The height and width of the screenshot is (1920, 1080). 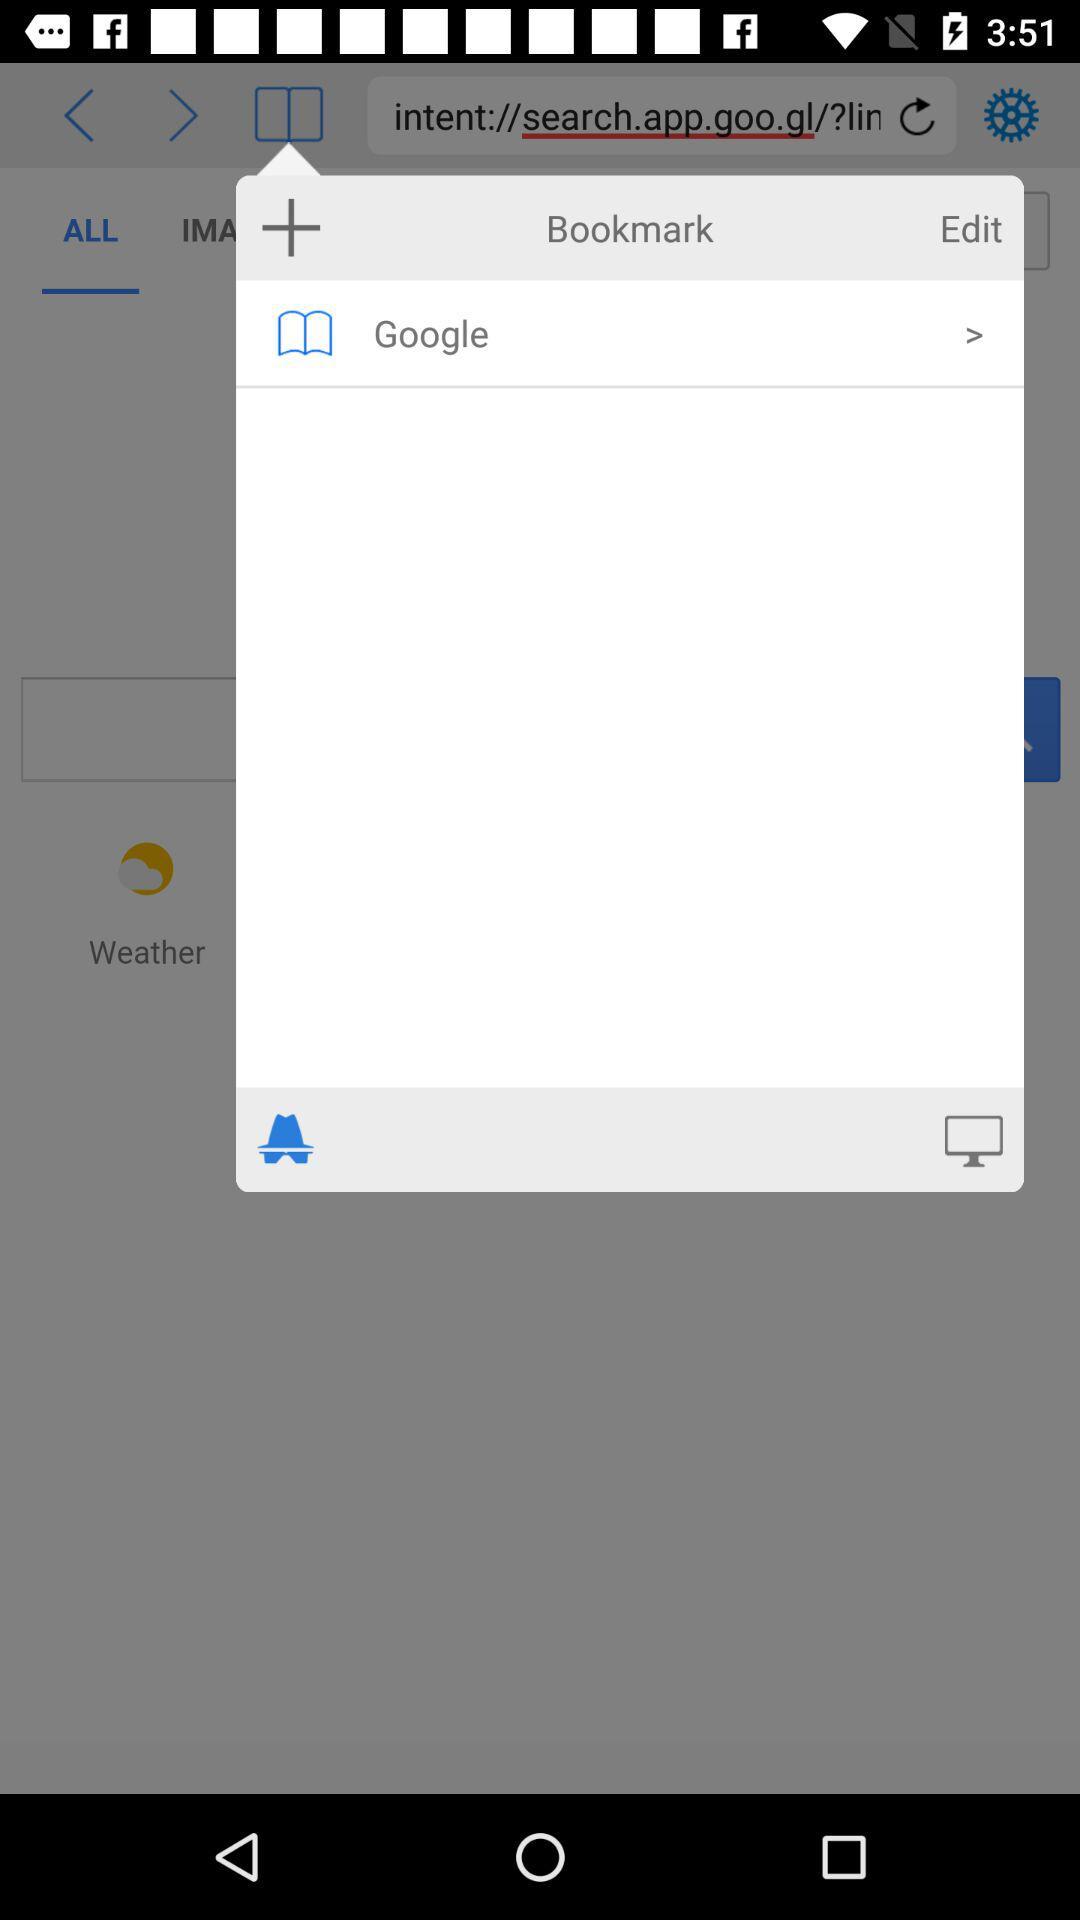 I want to click on item to the left of > icon, so click(x=655, y=332).